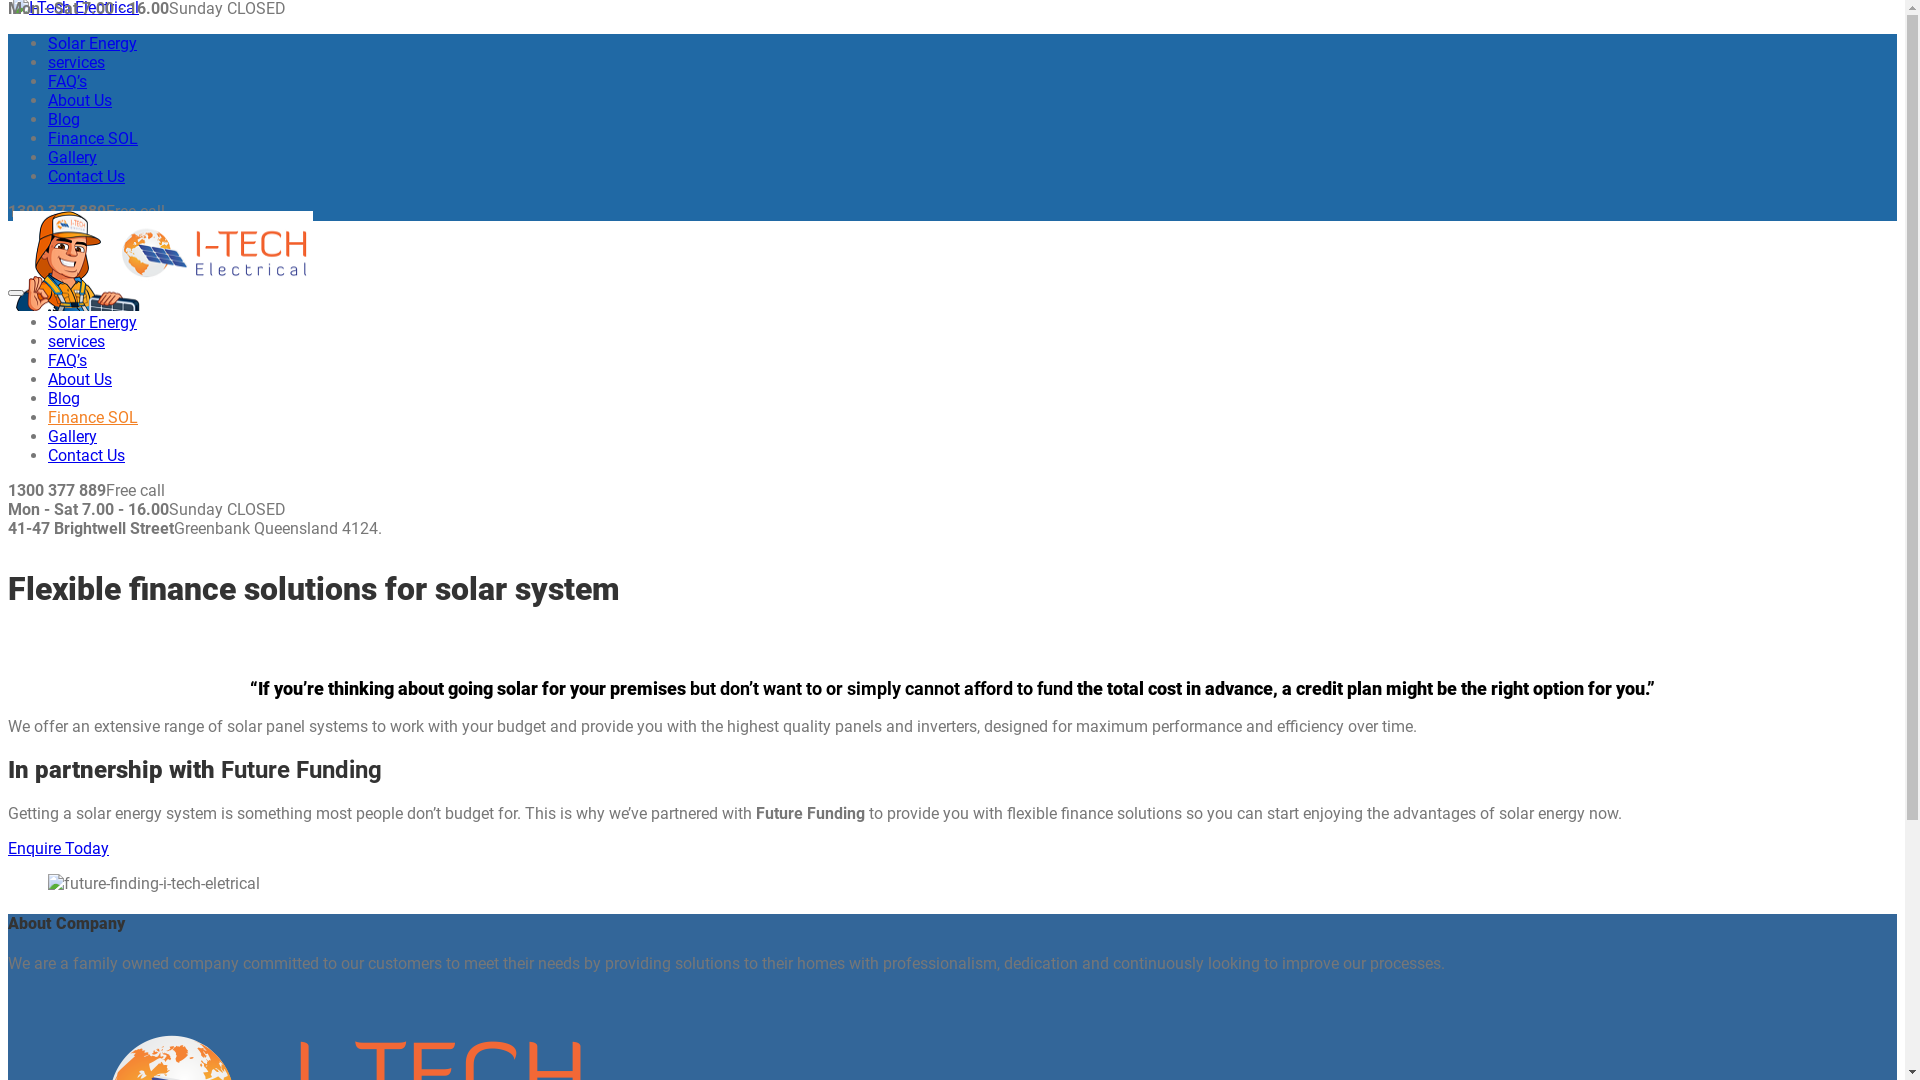  What do you see at coordinates (91, 416) in the screenshot?
I see `'Finance SOL'` at bounding box center [91, 416].